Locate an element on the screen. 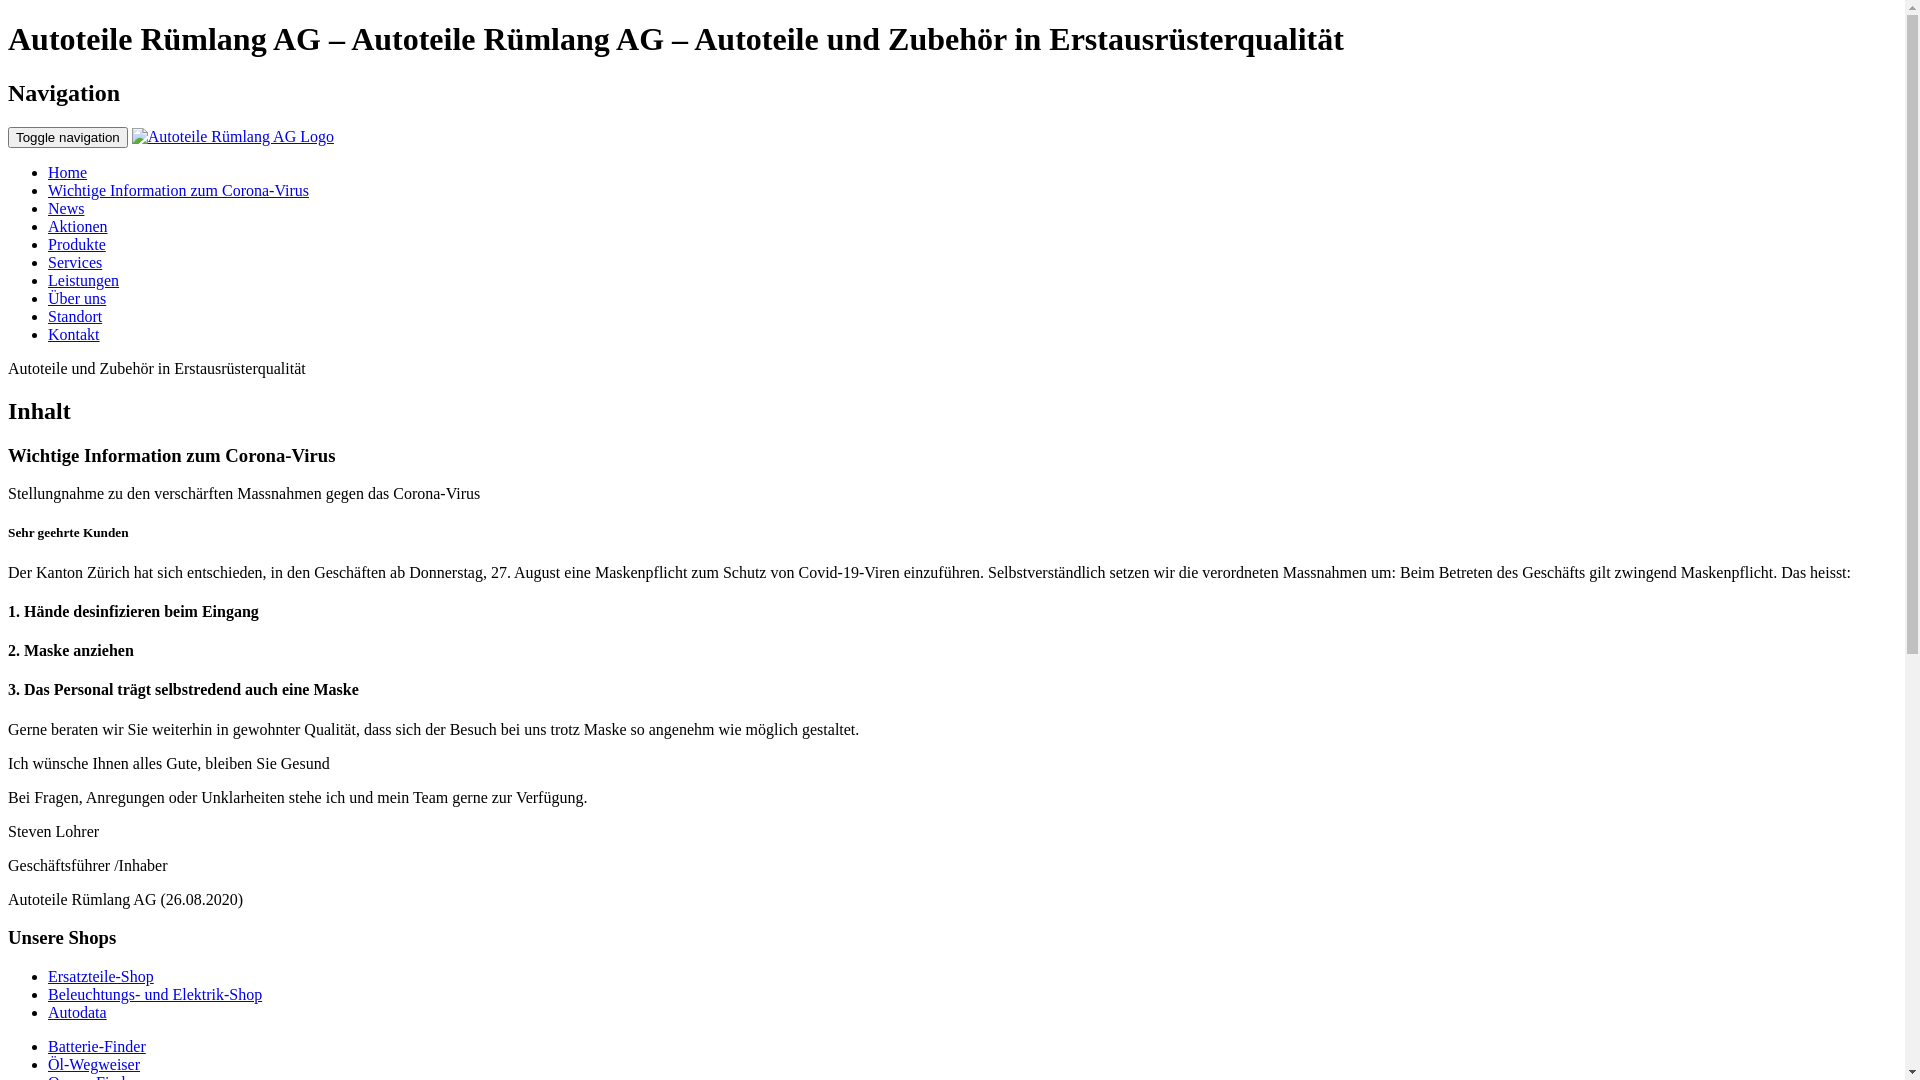  'Standort' is located at coordinates (75, 315).